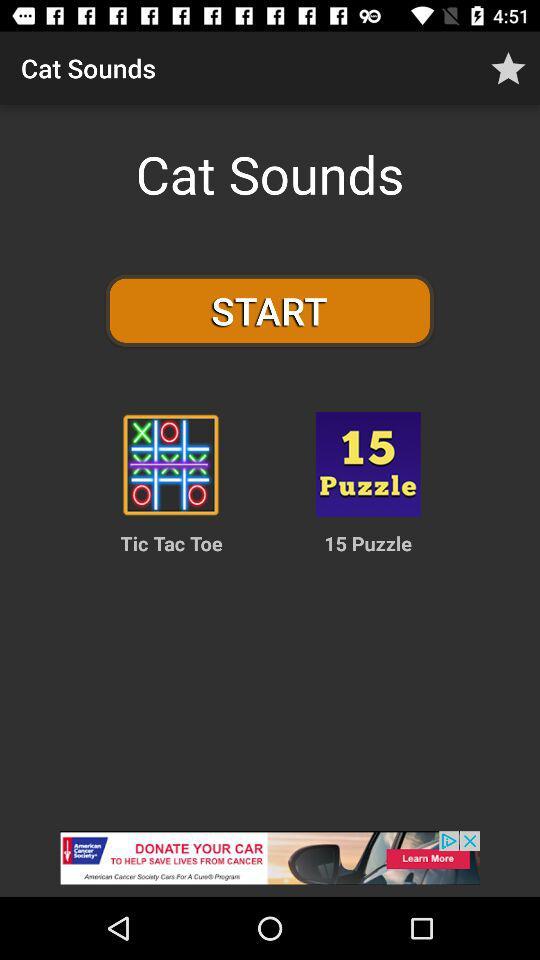 The image size is (540, 960). Describe the element at coordinates (367, 464) in the screenshot. I see `to choose game` at that location.